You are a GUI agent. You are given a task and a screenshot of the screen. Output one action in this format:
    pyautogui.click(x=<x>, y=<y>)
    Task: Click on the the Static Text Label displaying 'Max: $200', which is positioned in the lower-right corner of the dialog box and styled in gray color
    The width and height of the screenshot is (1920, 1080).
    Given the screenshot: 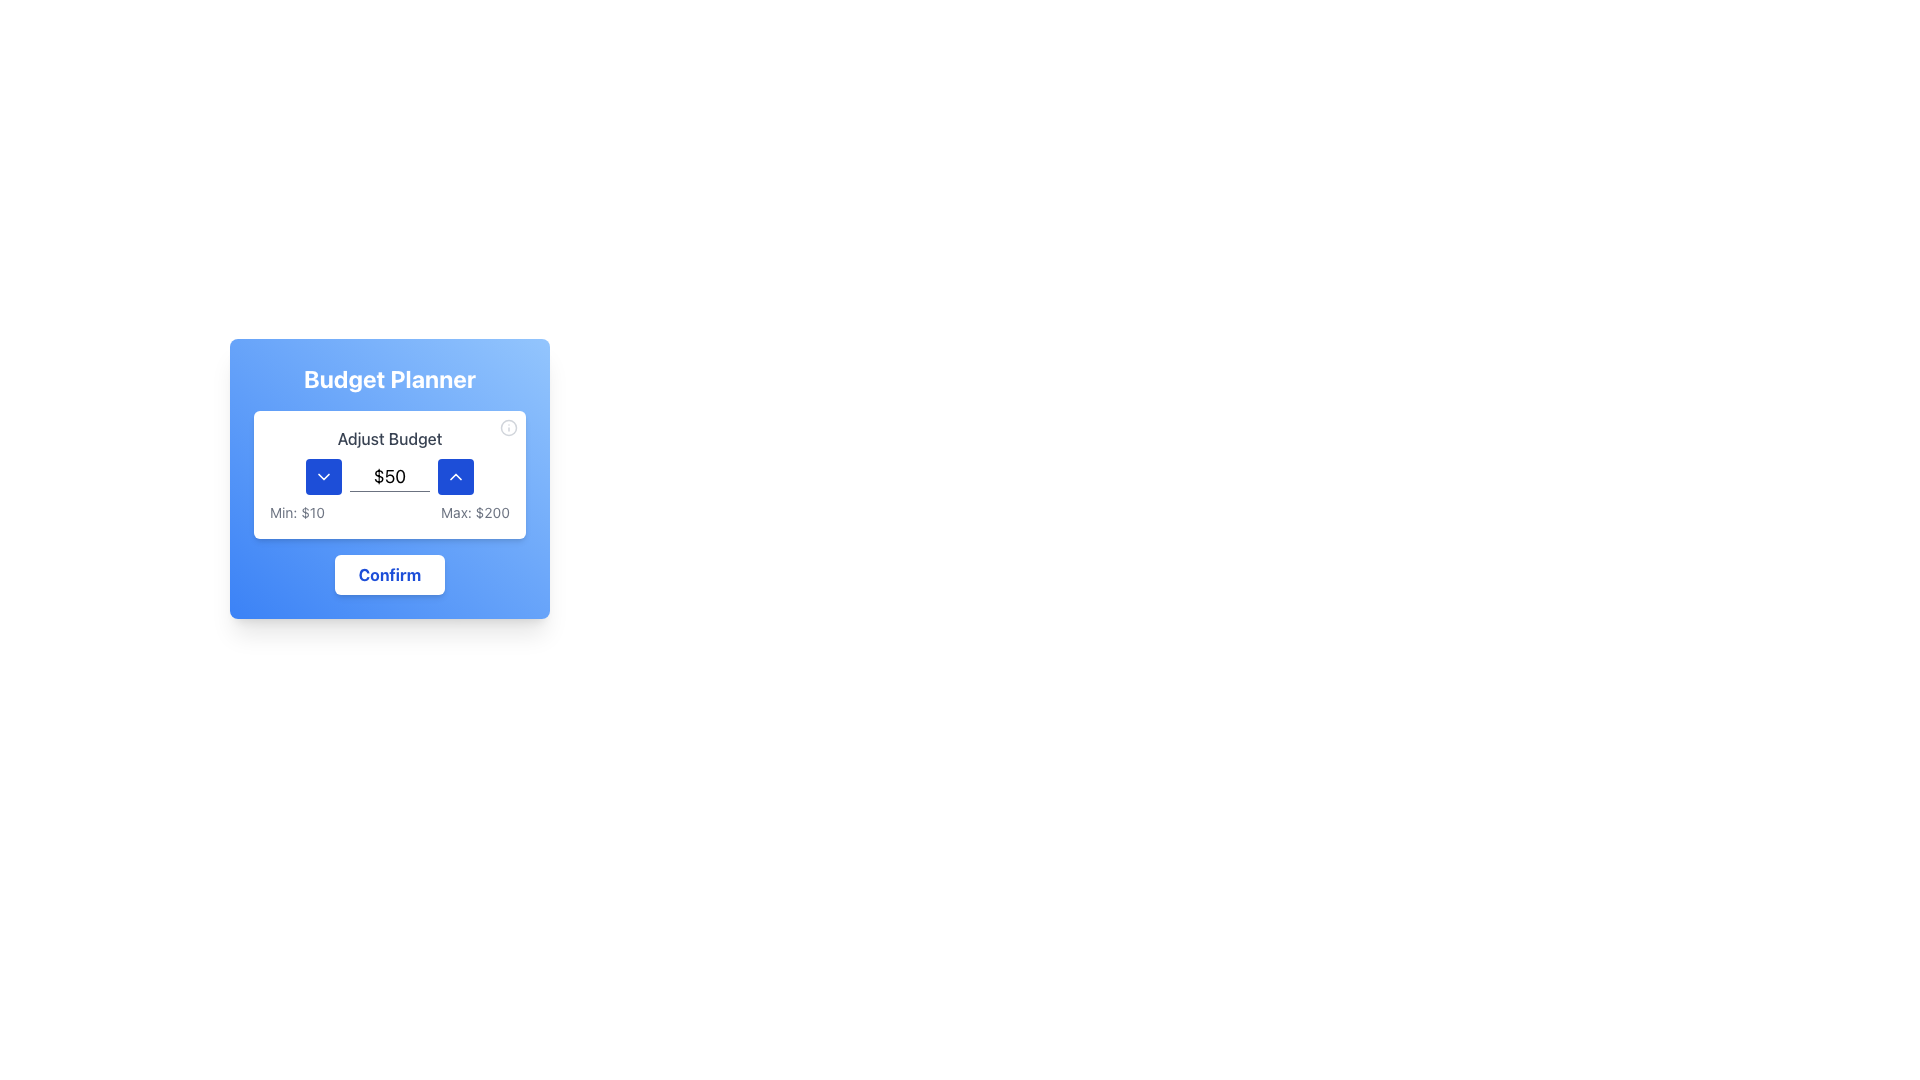 What is the action you would take?
    pyautogui.click(x=474, y=512)
    